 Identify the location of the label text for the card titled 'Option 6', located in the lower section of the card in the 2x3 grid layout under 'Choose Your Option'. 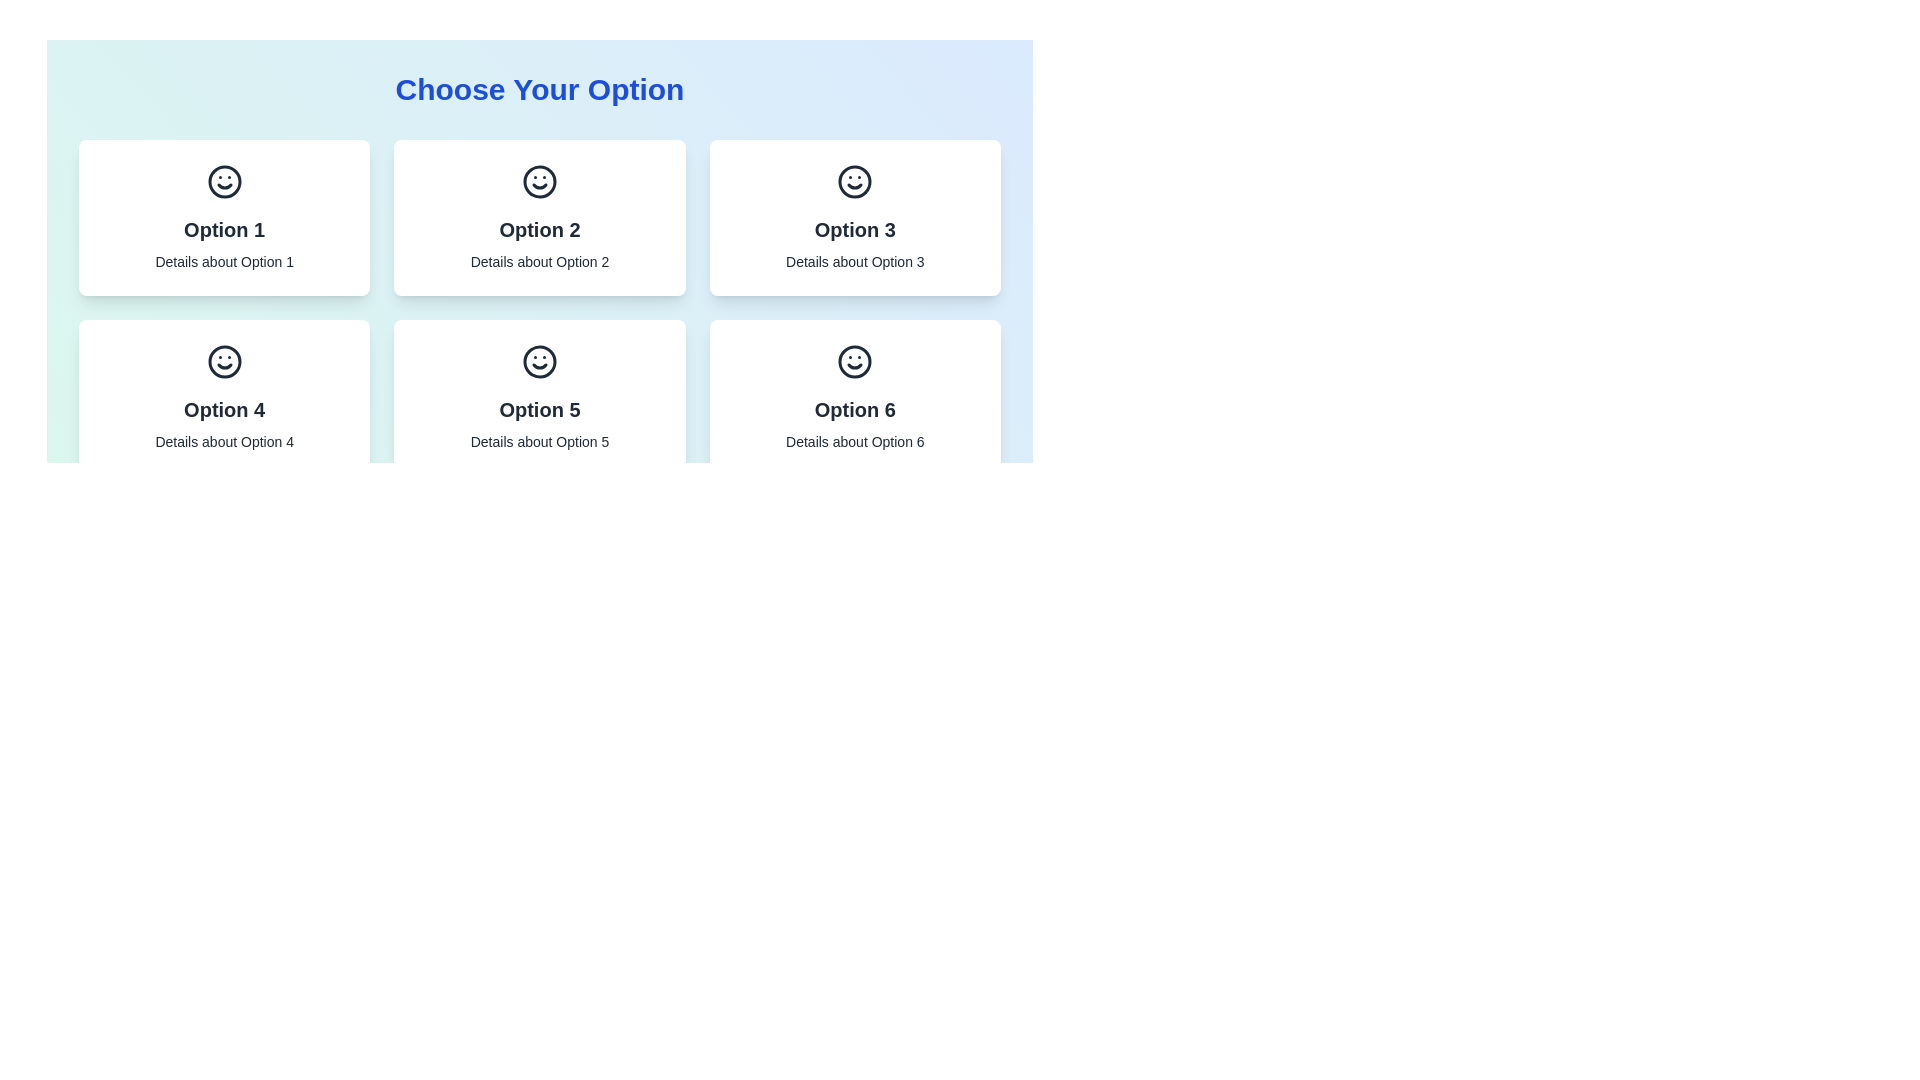
(855, 408).